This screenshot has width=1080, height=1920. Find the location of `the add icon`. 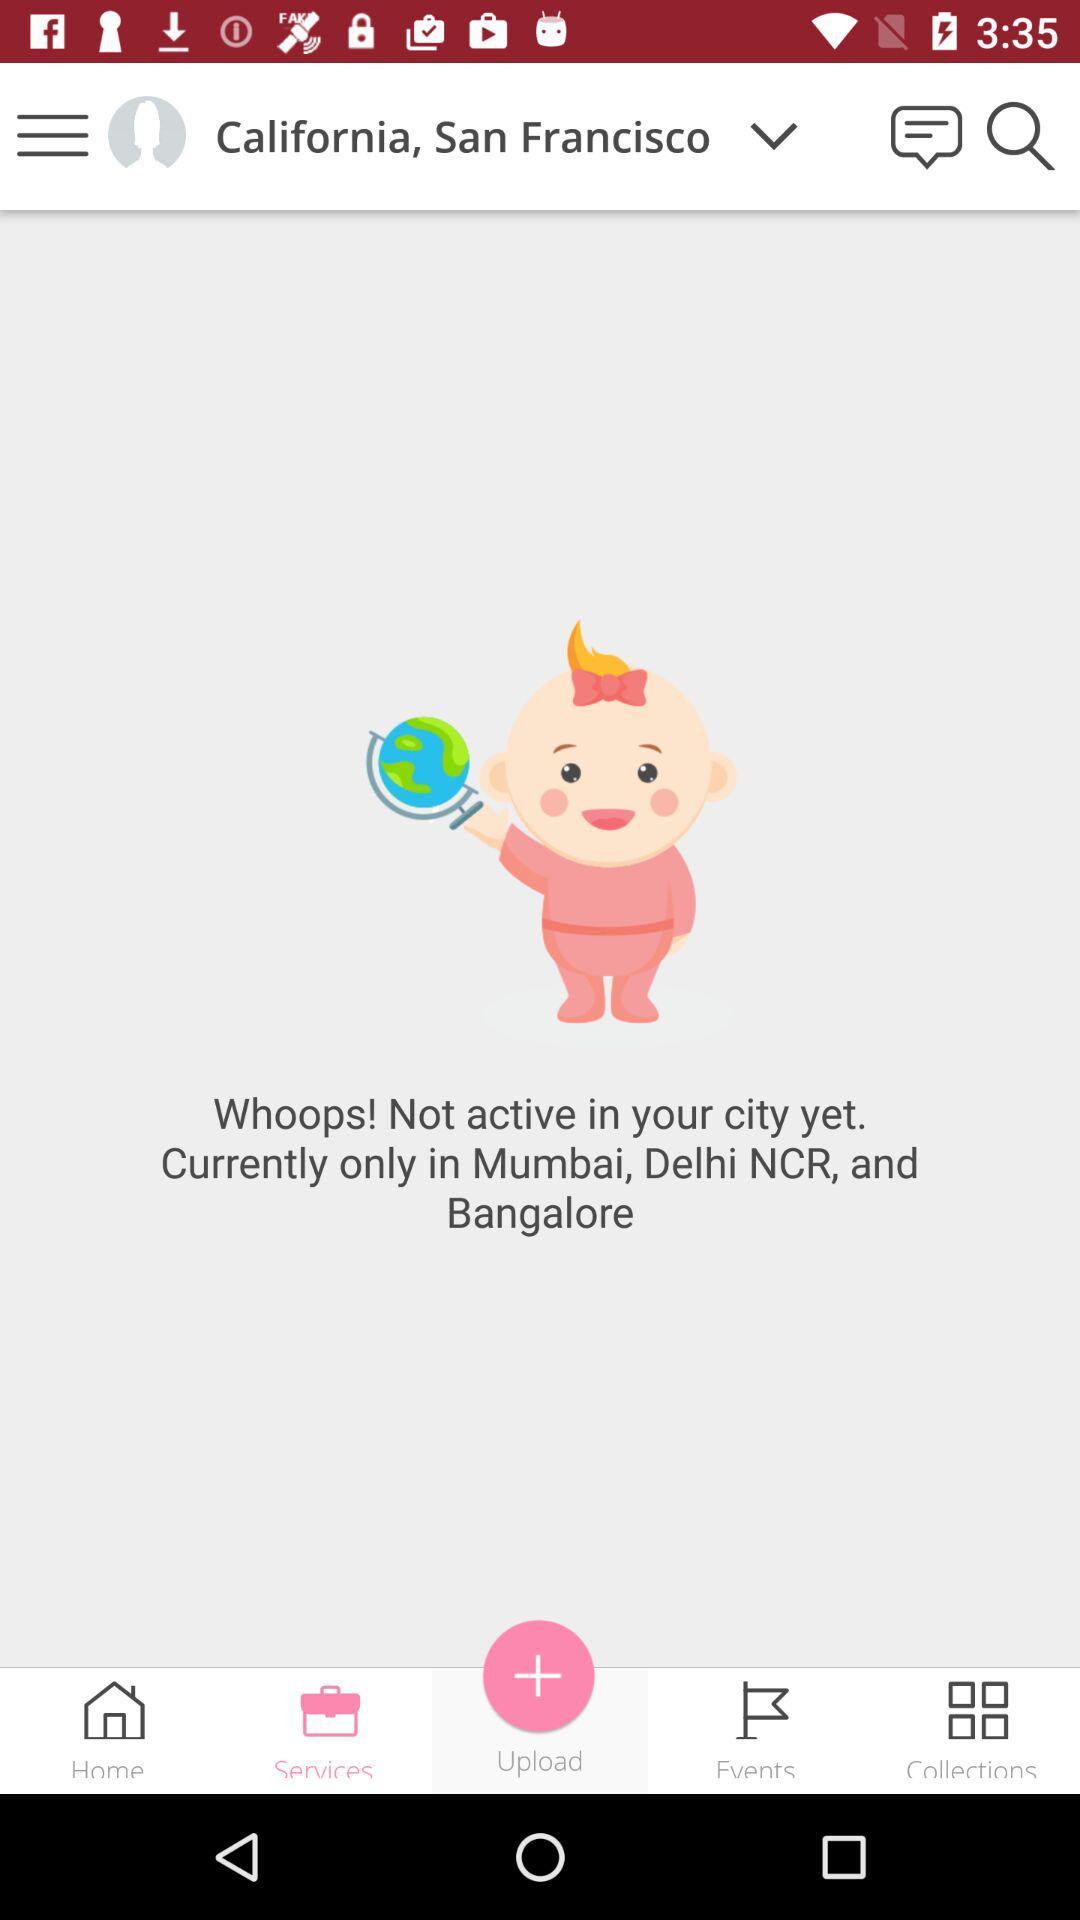

the add icon is located at coordinates (538, 1676).